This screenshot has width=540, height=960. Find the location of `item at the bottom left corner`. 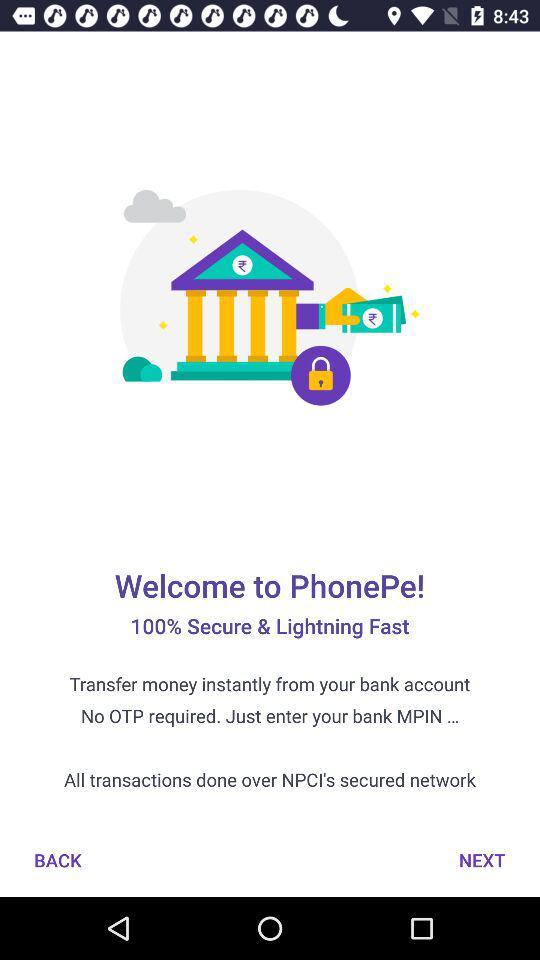

item at the bottom left corner is located at coordinates (57, 859).